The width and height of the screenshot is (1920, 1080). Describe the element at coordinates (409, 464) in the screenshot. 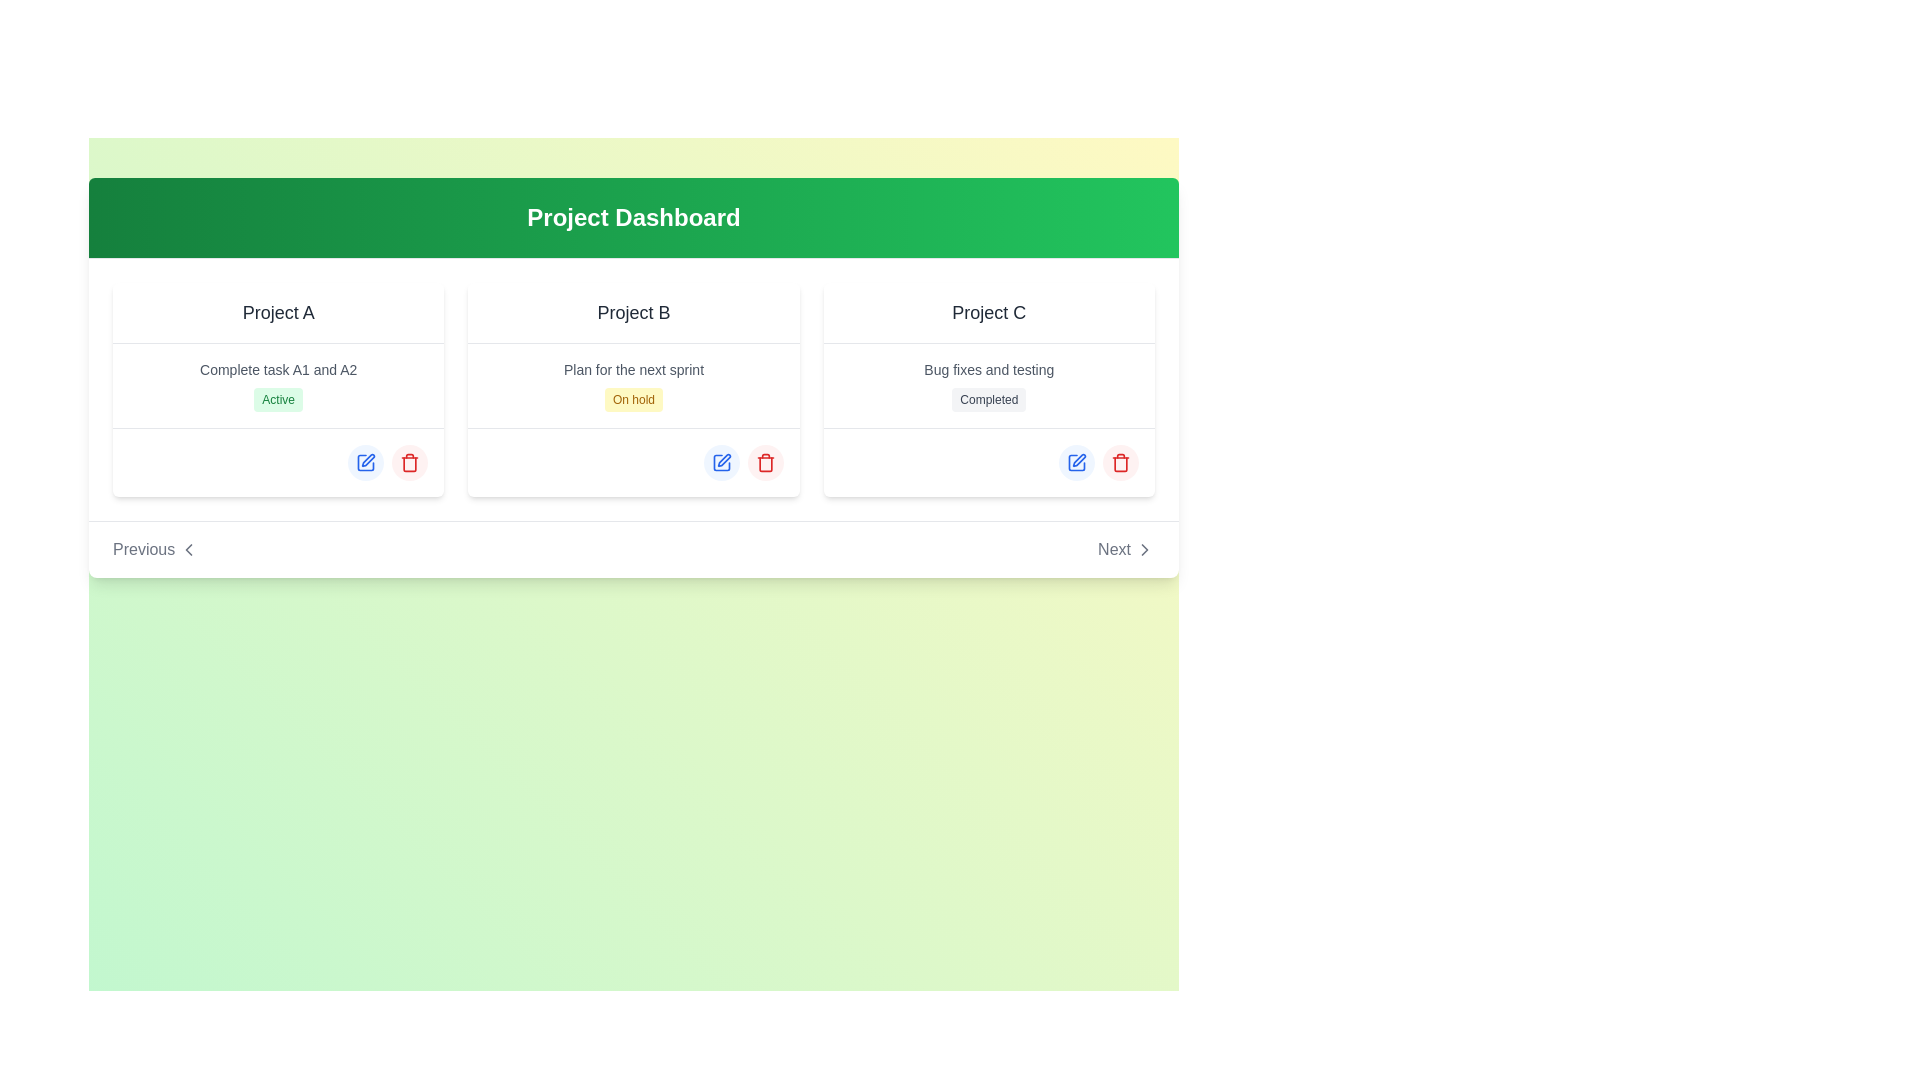

I see `the minimalistic trash can icon element with rounded corners located on the right side of the 'Project A' card in the dashboard` at that location.